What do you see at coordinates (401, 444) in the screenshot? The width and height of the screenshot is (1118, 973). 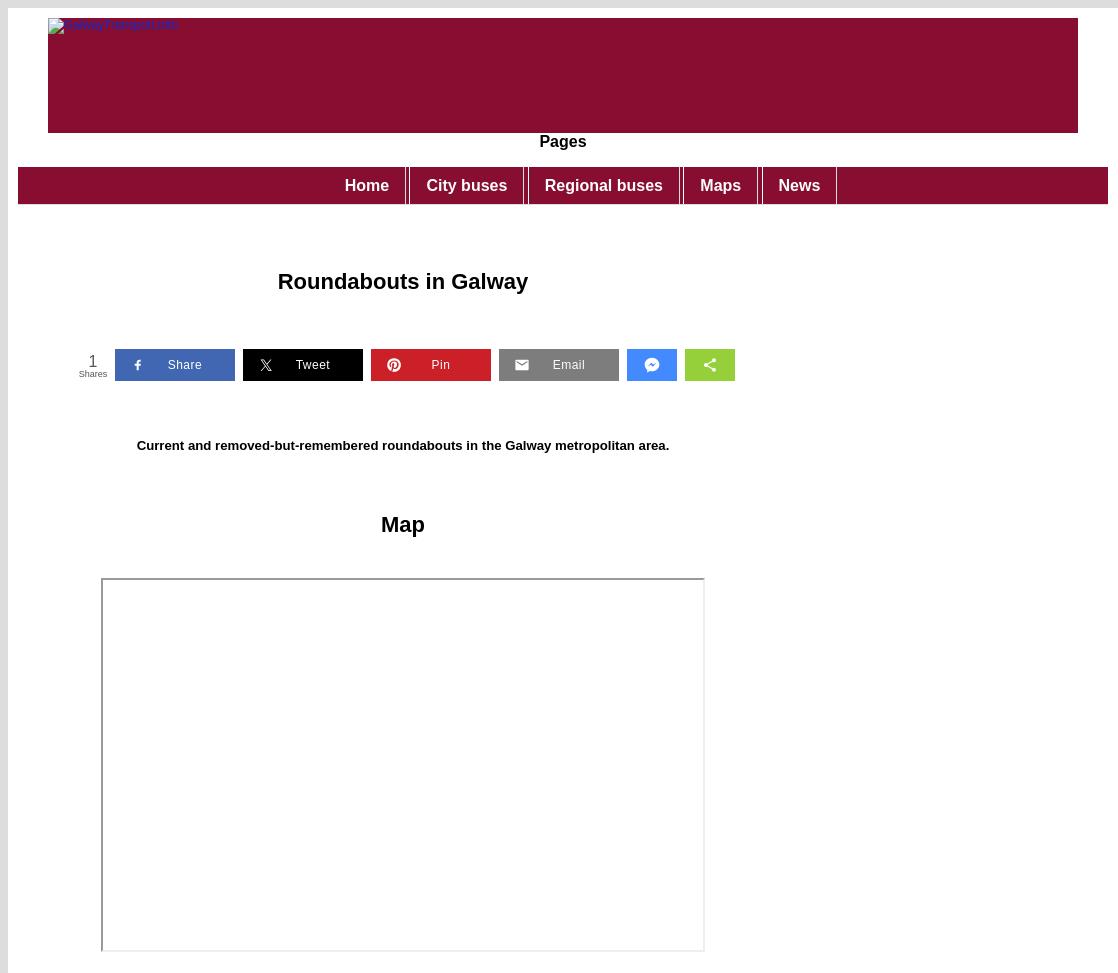 I see `'Current and removed-but-remembered roundabouts in the Galway metropolitan area.'` at bounding box center [401, 444].